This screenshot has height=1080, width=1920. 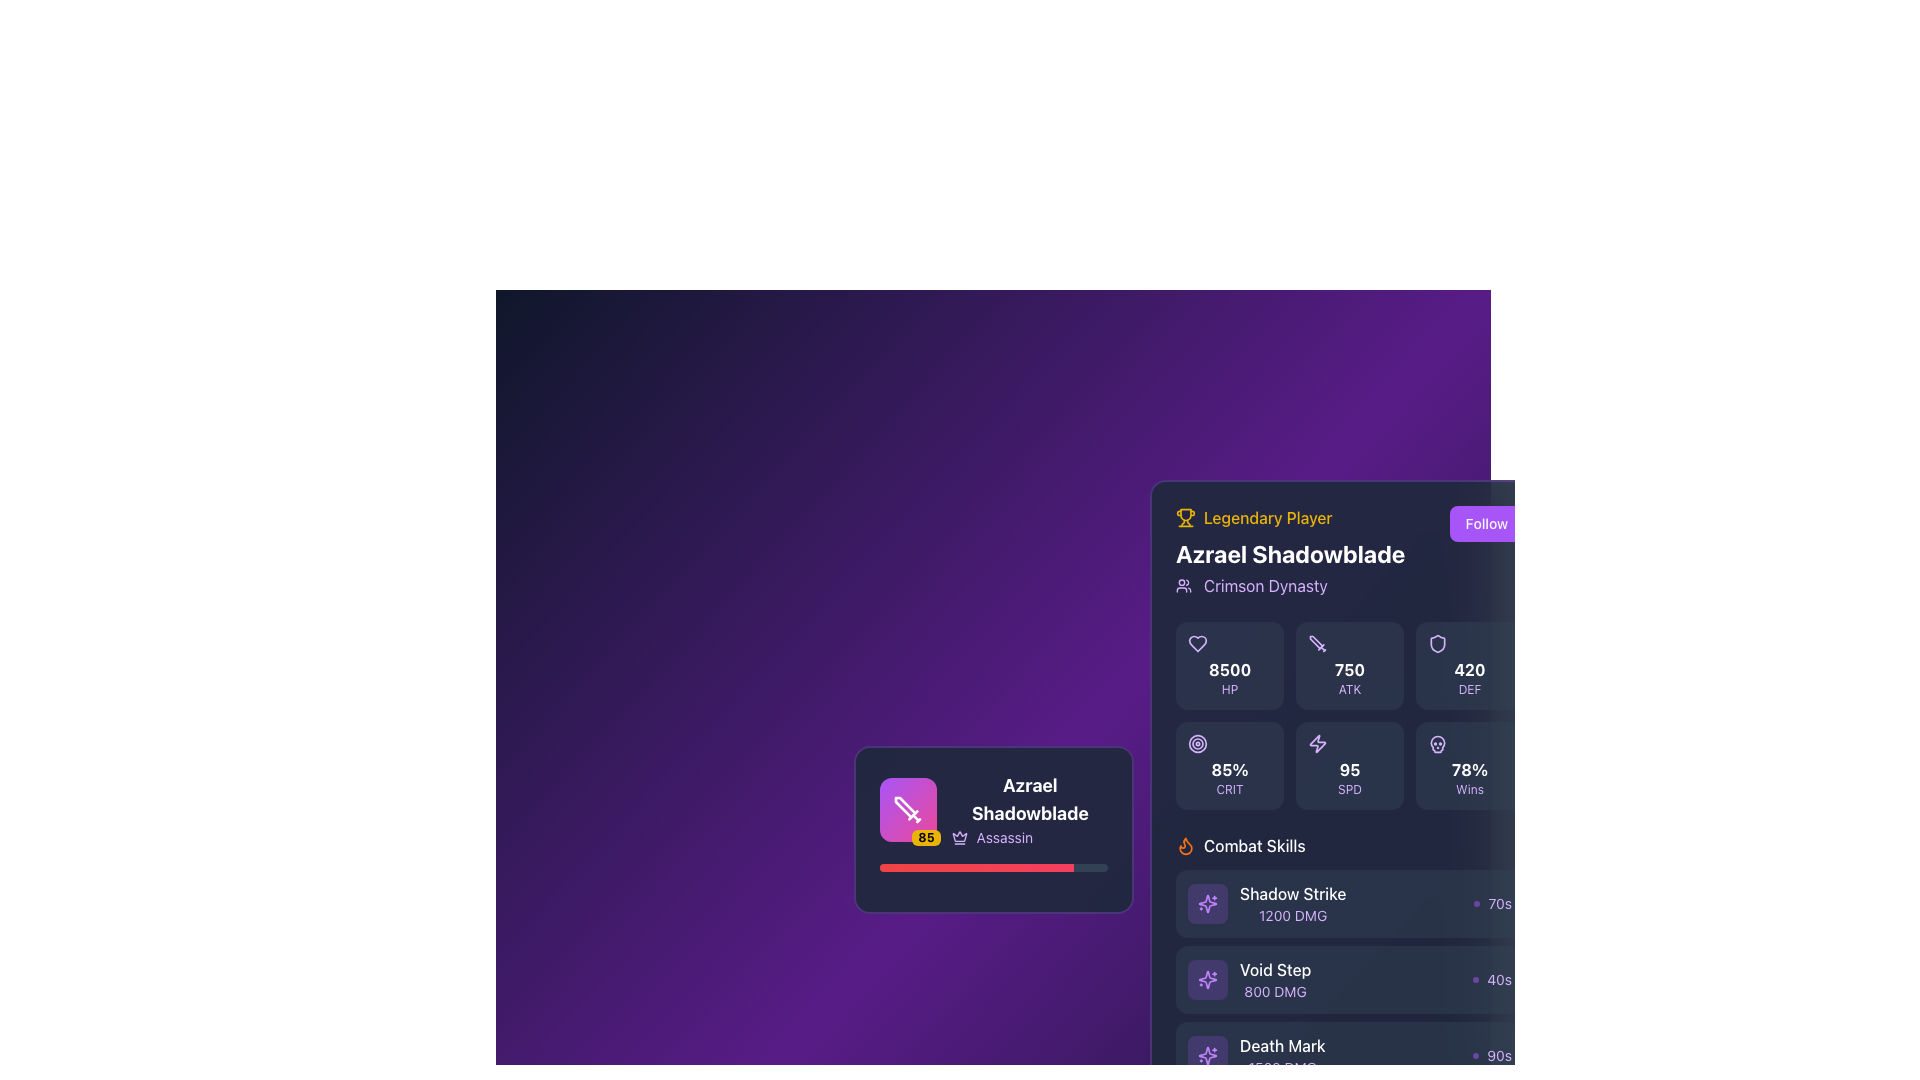 I want to click on the decorative SVG icon associated with the '420 DEF' attribute located on the right-hand side of the 'DEF' panel, so click(x=1436, y=644).